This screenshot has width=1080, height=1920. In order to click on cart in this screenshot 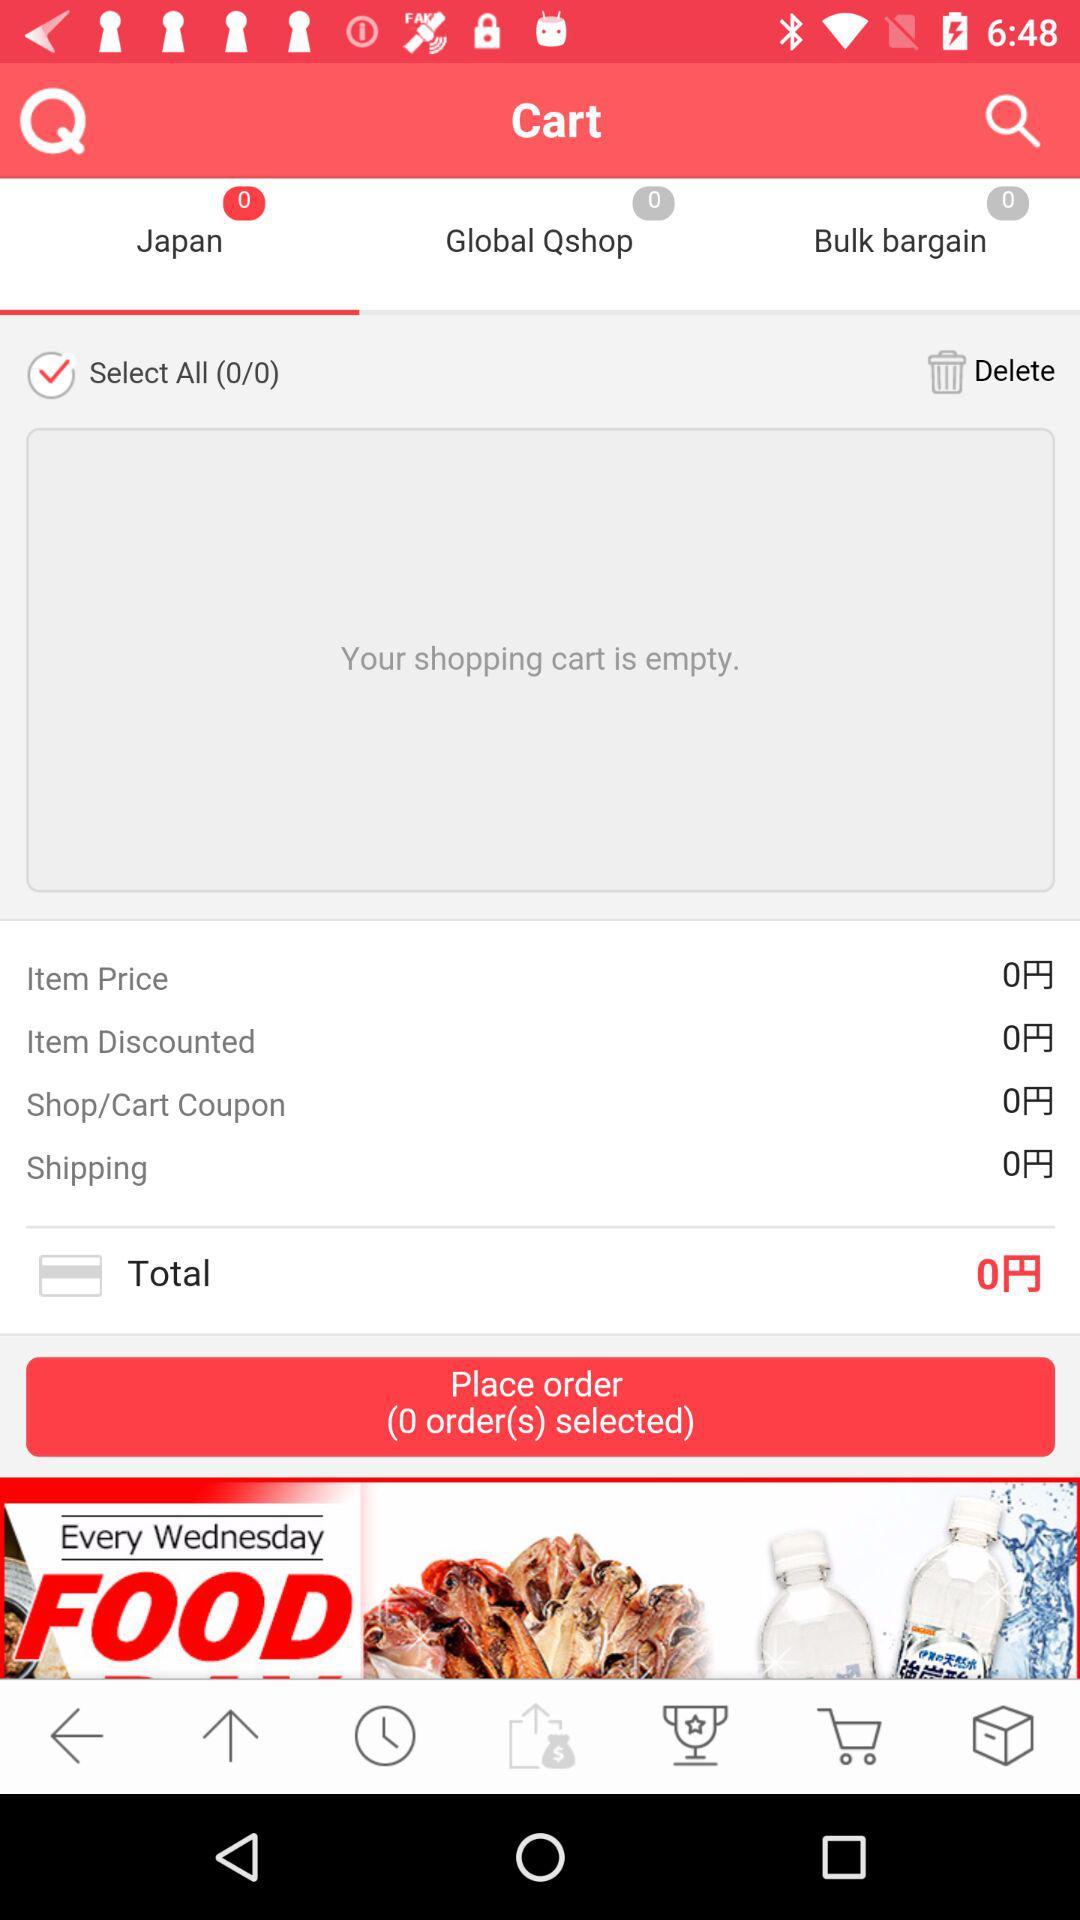, I will do `click(848, 1734)`.